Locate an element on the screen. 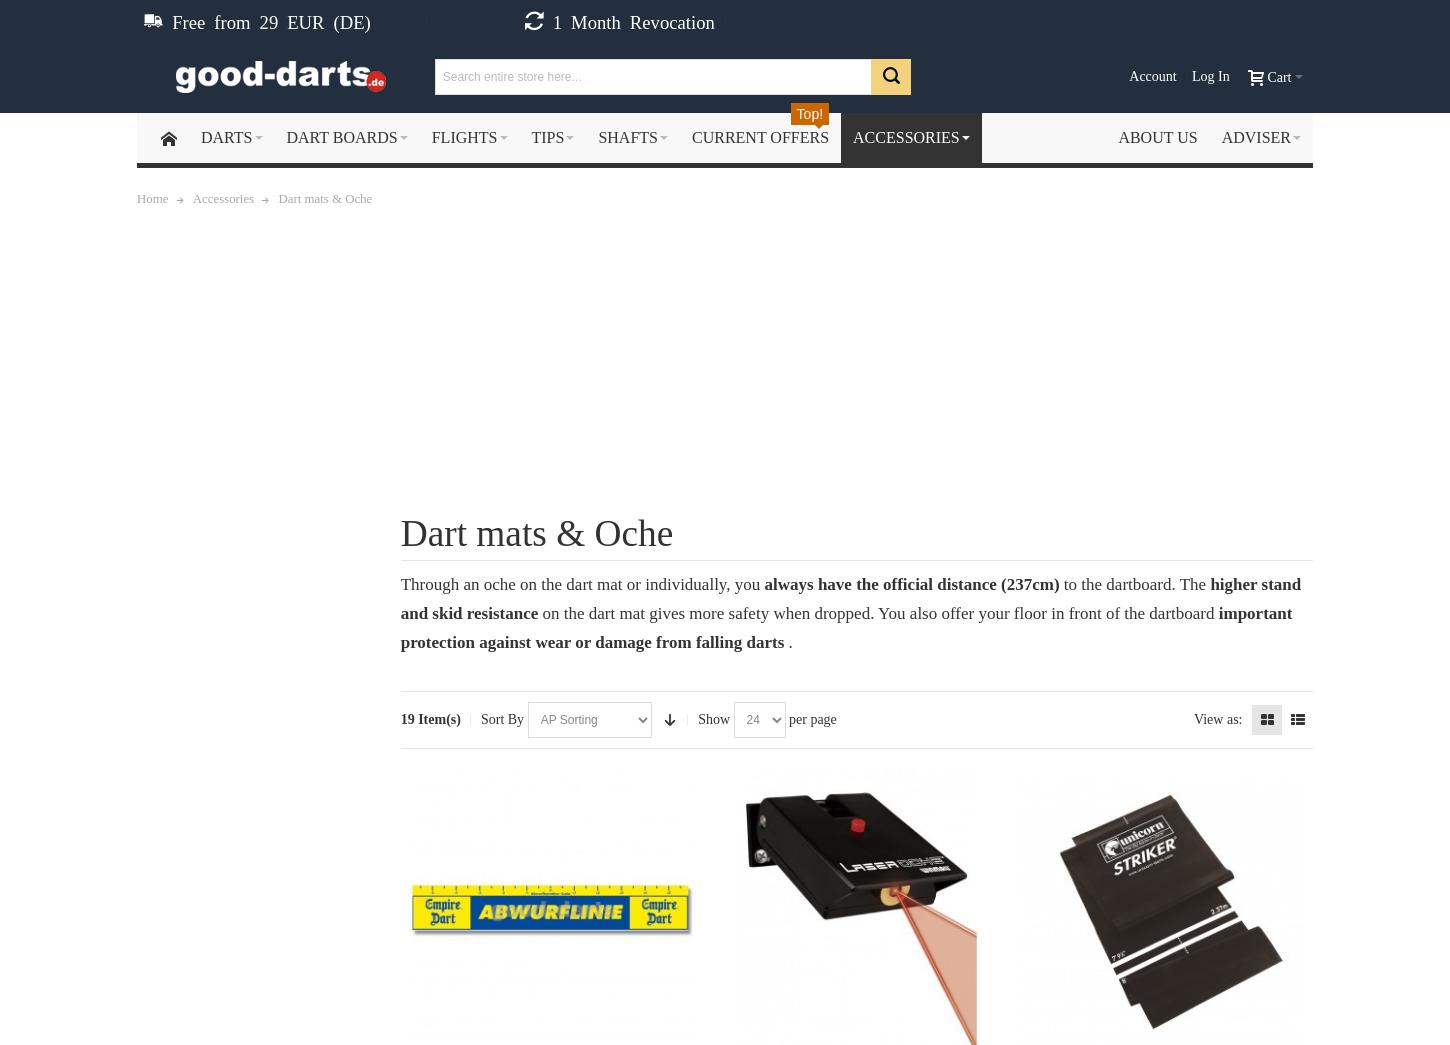  'About us' is located at coordinates (1156, 136).